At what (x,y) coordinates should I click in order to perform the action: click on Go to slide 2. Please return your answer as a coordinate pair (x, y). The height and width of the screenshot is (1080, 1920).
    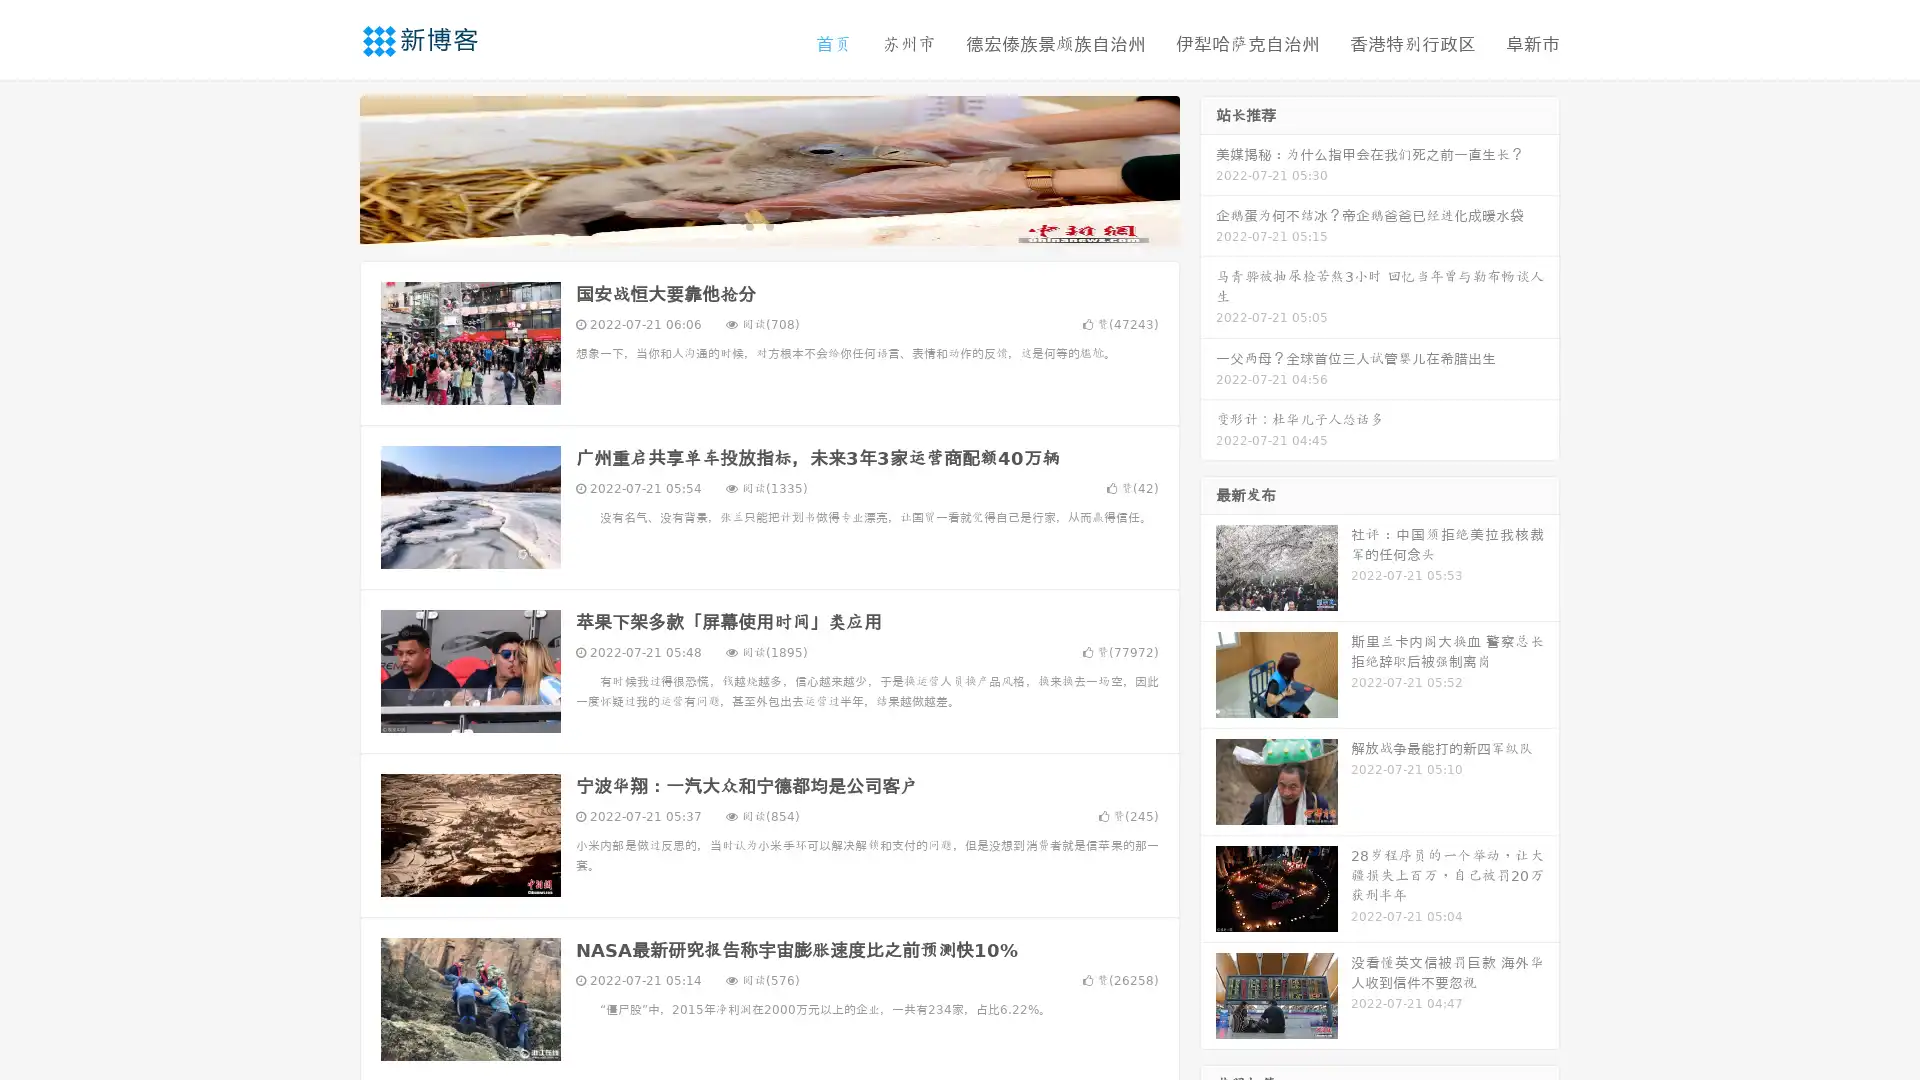
    Looking at the image, I should click on (768, 225).